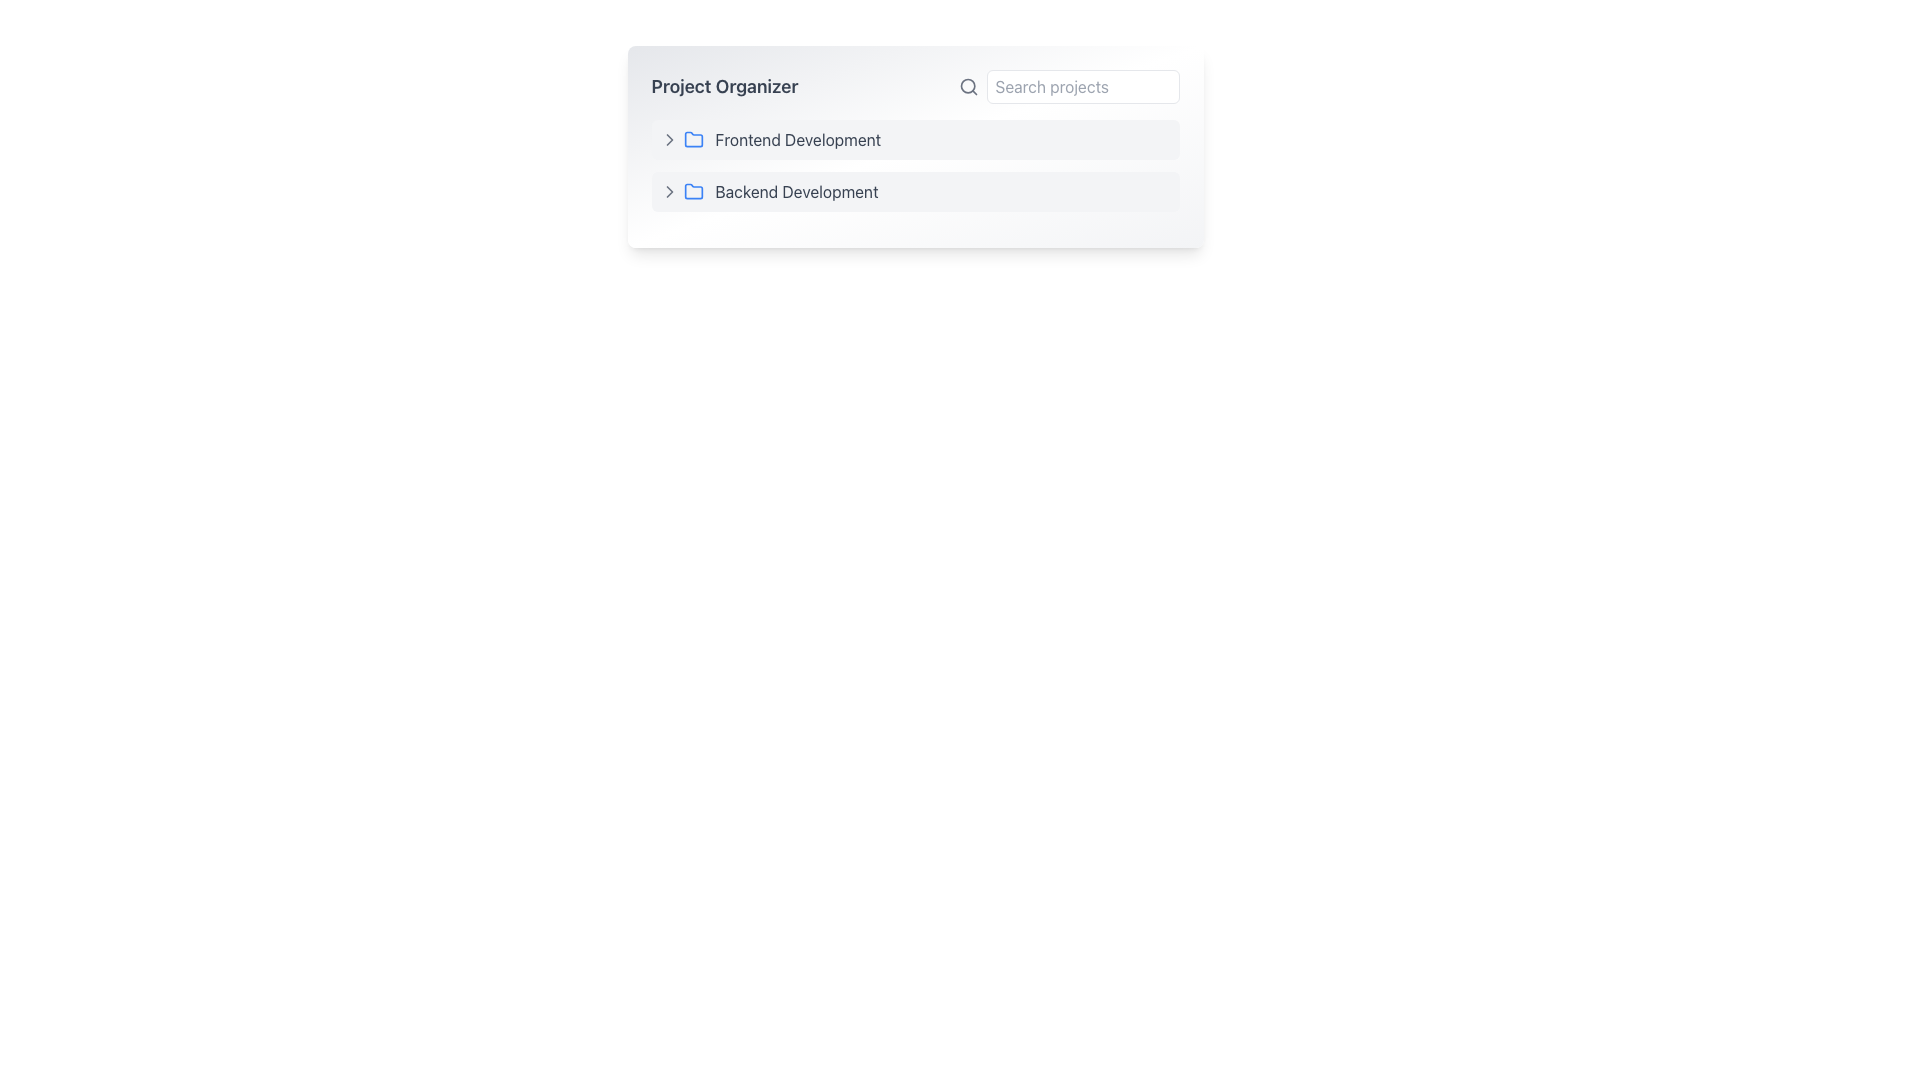 Image resolution: width=1920 pixels, height=1080 pixels. I want to click on the text label that describes the 'Frontend Development' folder in the 'Project Organizer' section, so click(797, 138).